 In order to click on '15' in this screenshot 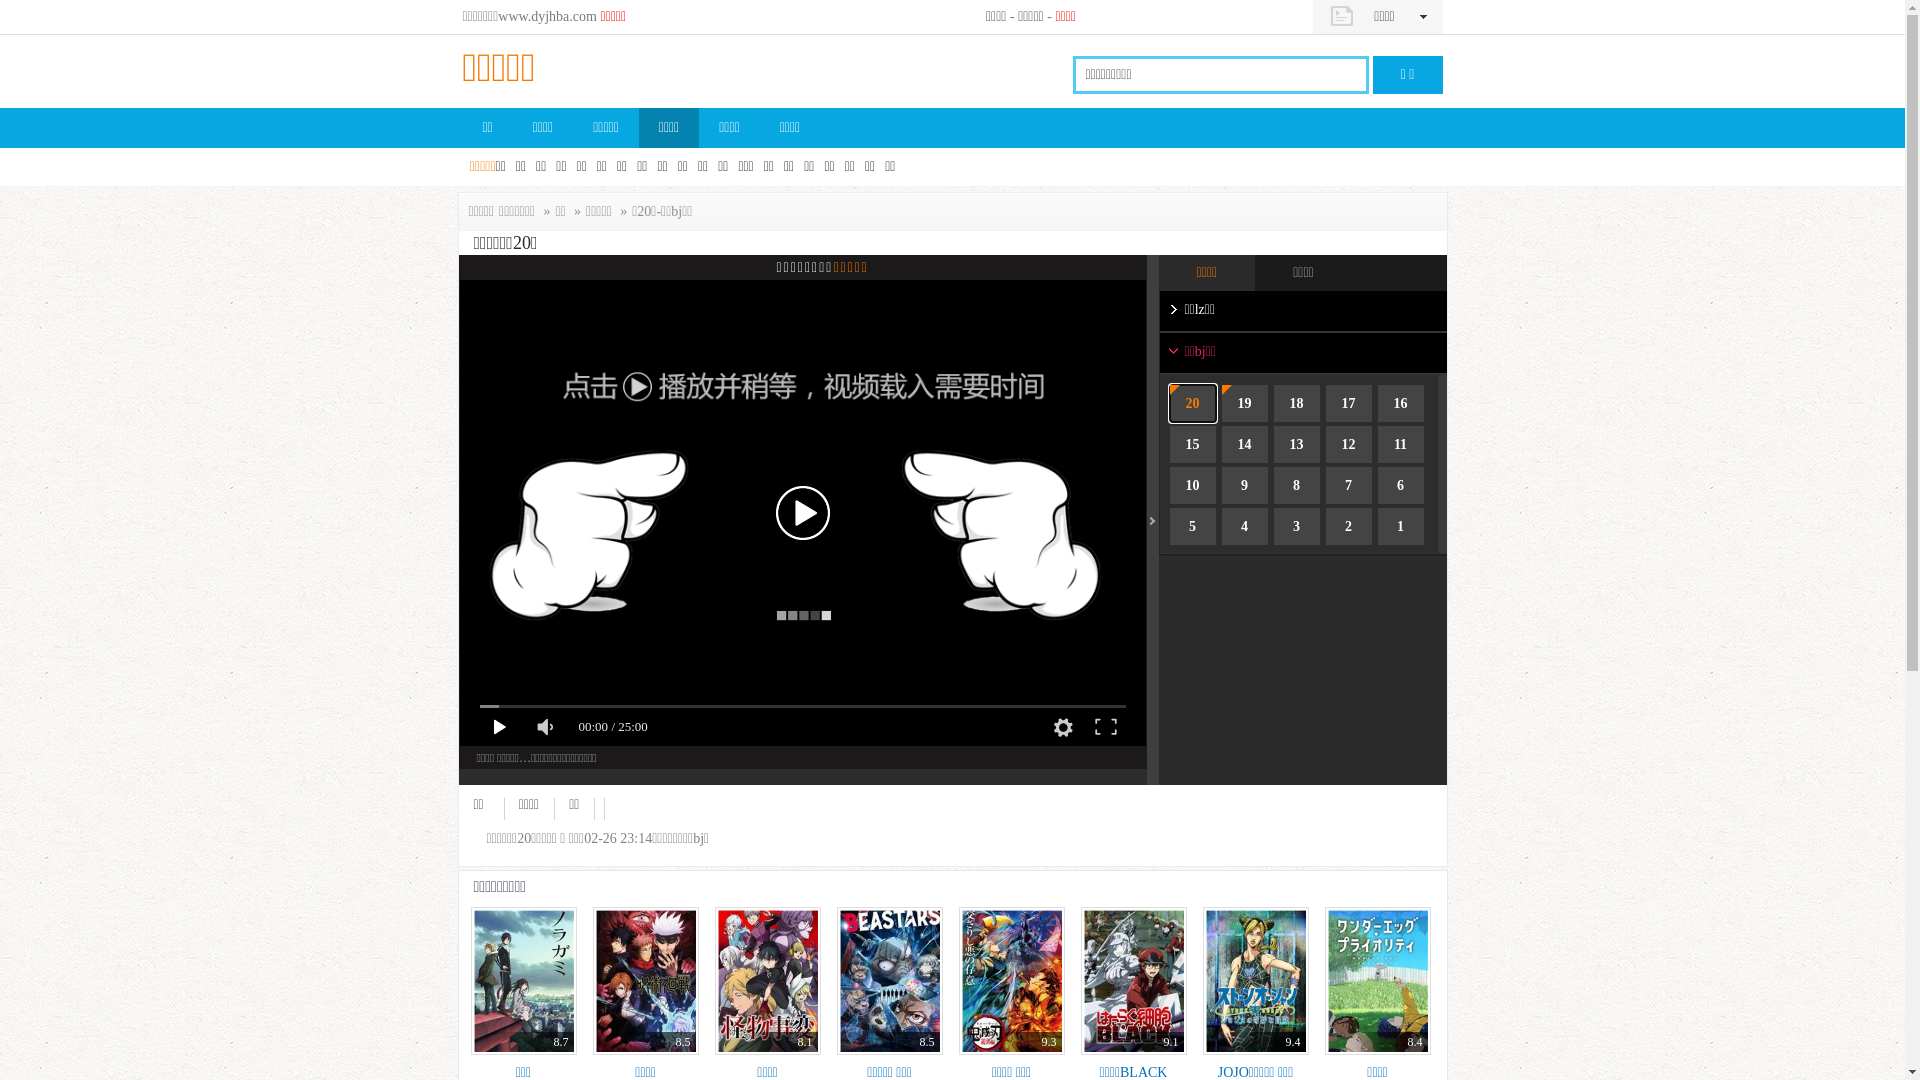, I will do `click(1193, 443)`.